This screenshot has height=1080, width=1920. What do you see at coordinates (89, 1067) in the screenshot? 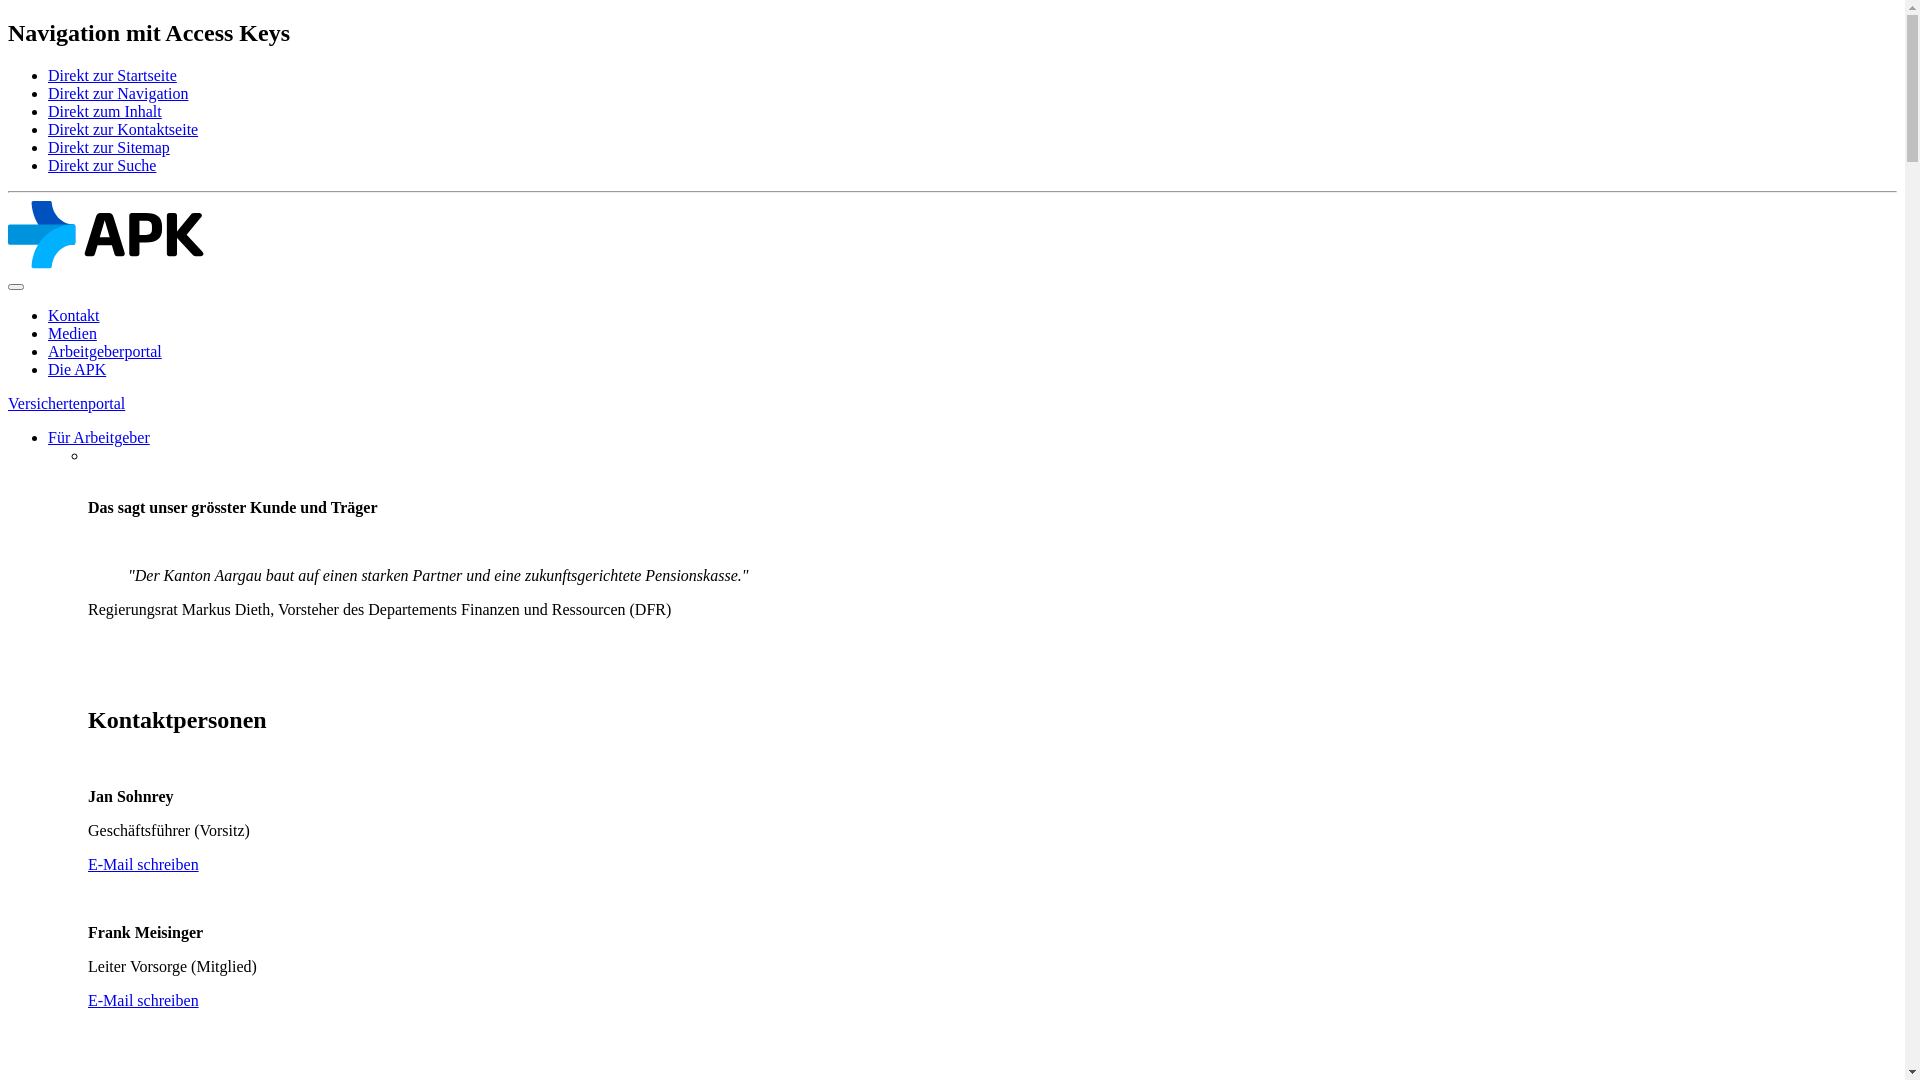
I see `' '` at bounding box center [89, 1067].